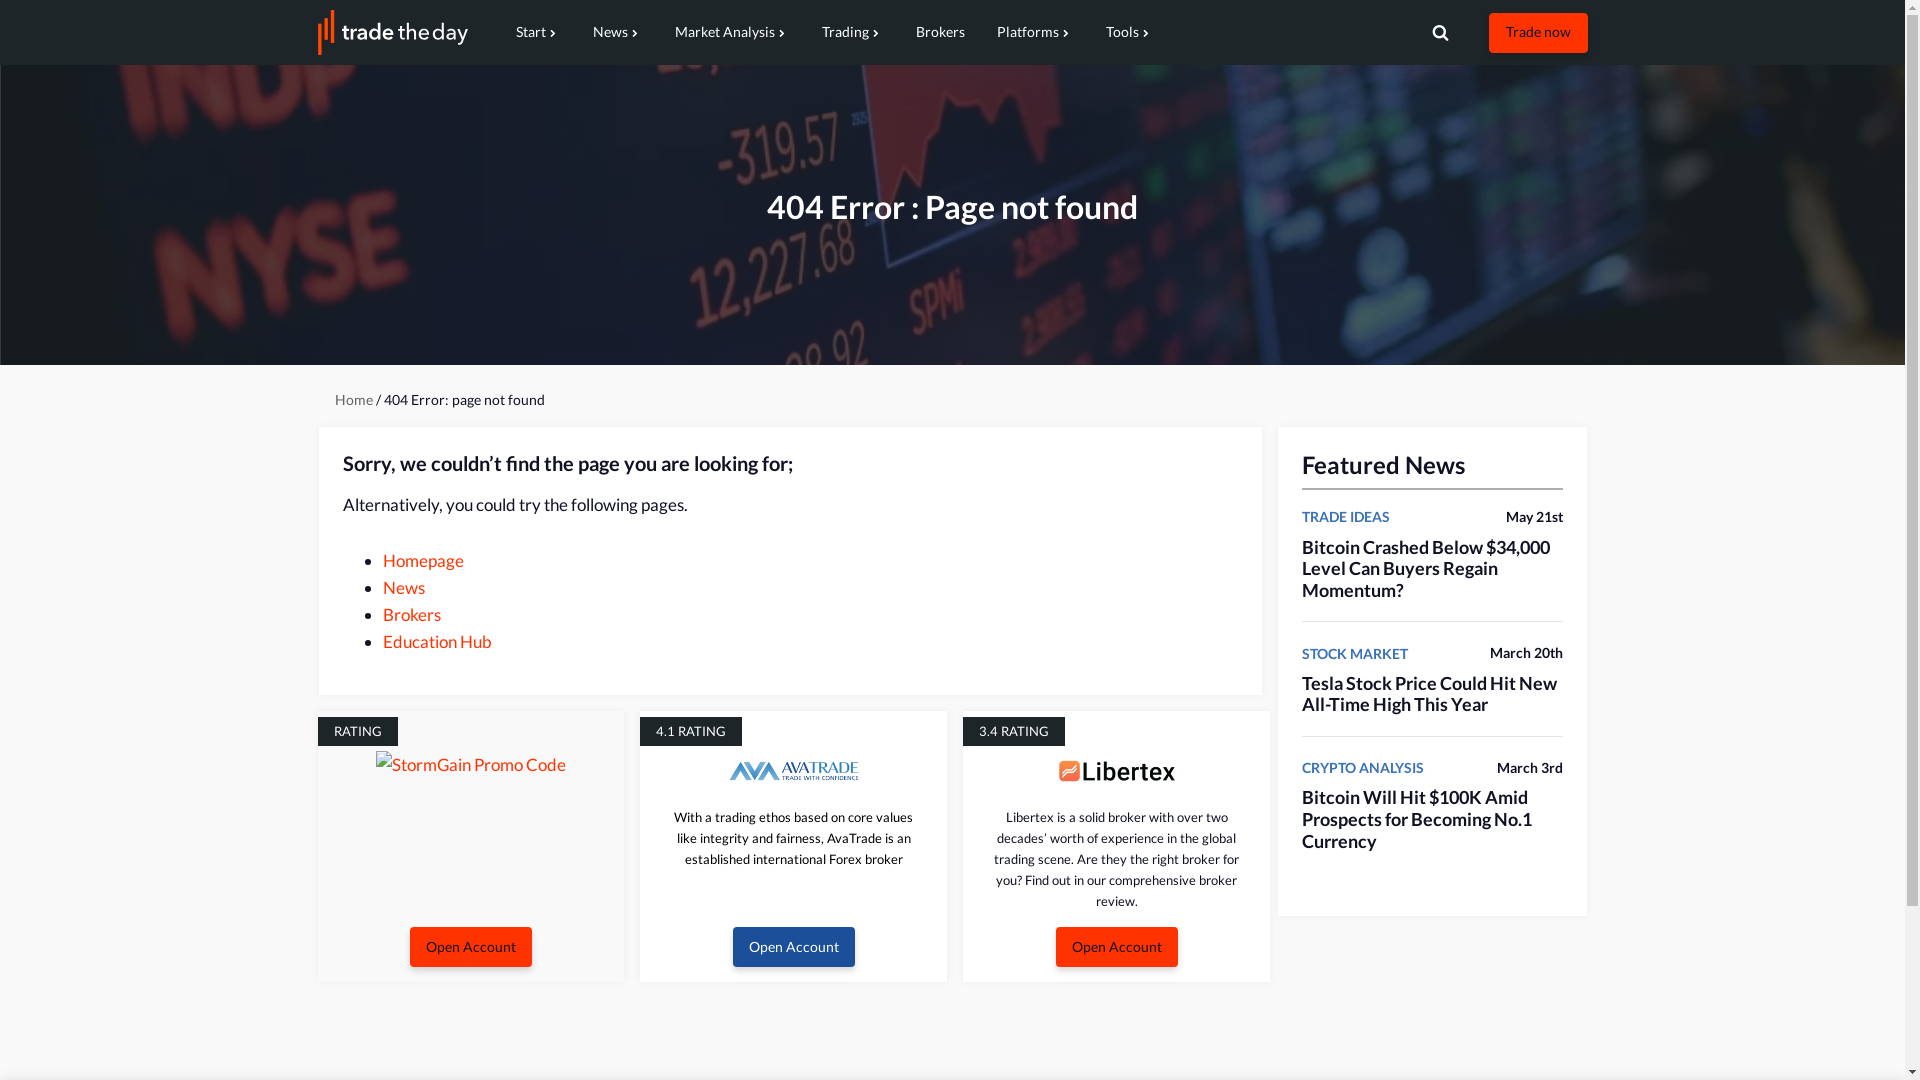 This screenshot has height=1080, width=1920. What do you see at coordinates (1536, 31) in the screenshot?
I see `'Trade now'` at bounding box center [1536, 31].